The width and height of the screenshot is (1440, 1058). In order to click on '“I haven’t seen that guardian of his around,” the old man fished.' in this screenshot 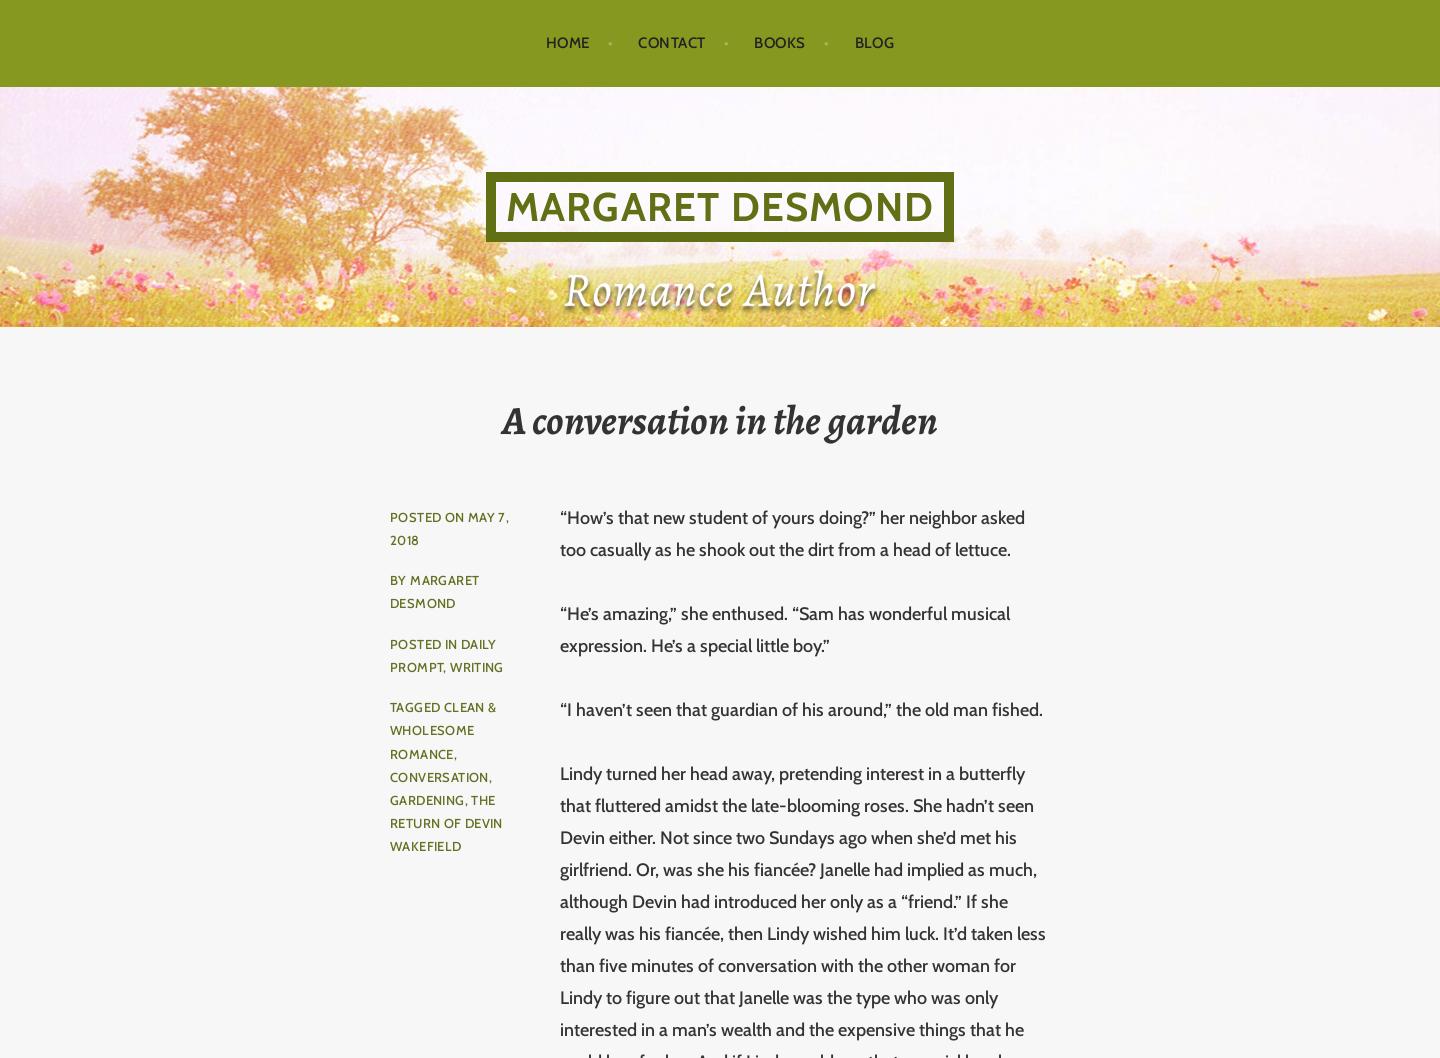, I will do `click(801, 708)`.